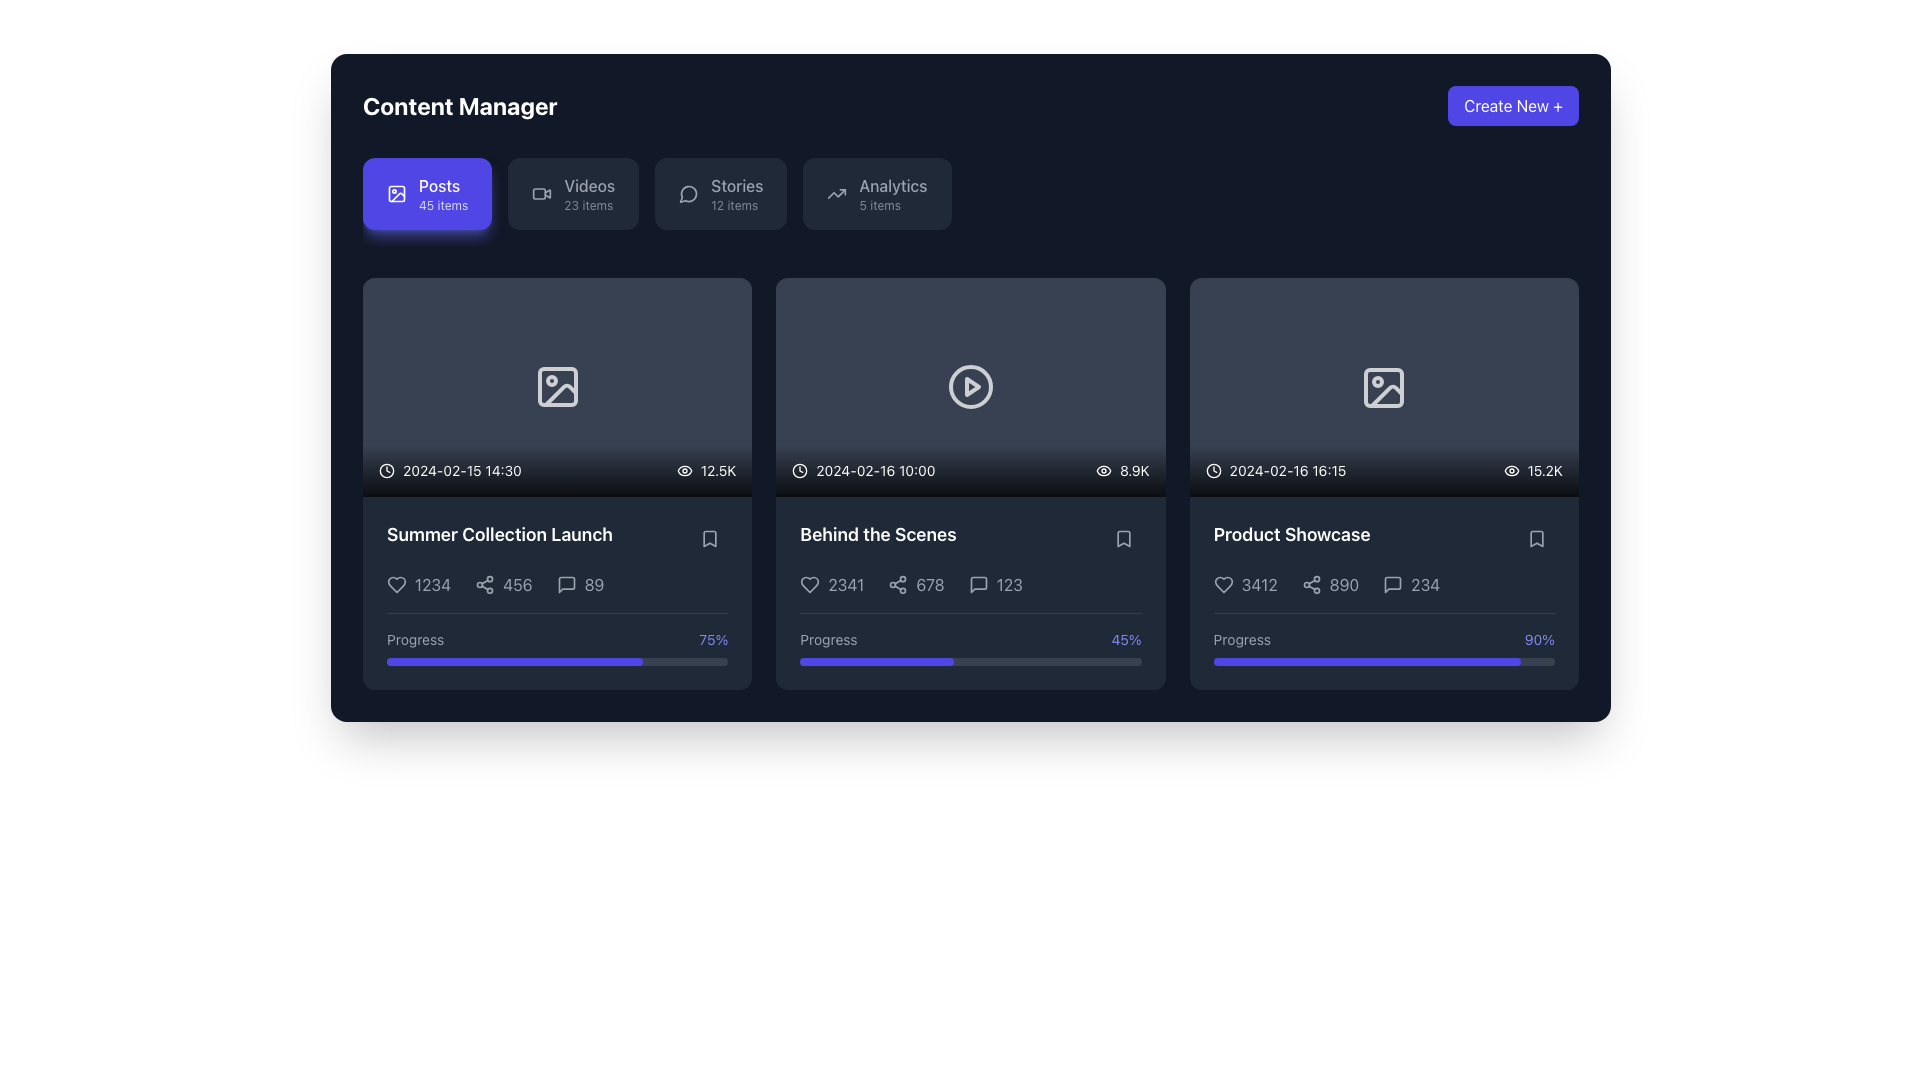  Describe the element at coordinates (995, 584) in the screenshot. I see `the text and icon combination indicating the number of comments associated with the 'Behind the Scenes' card, located at the center bottom section of the middle card` at that location.